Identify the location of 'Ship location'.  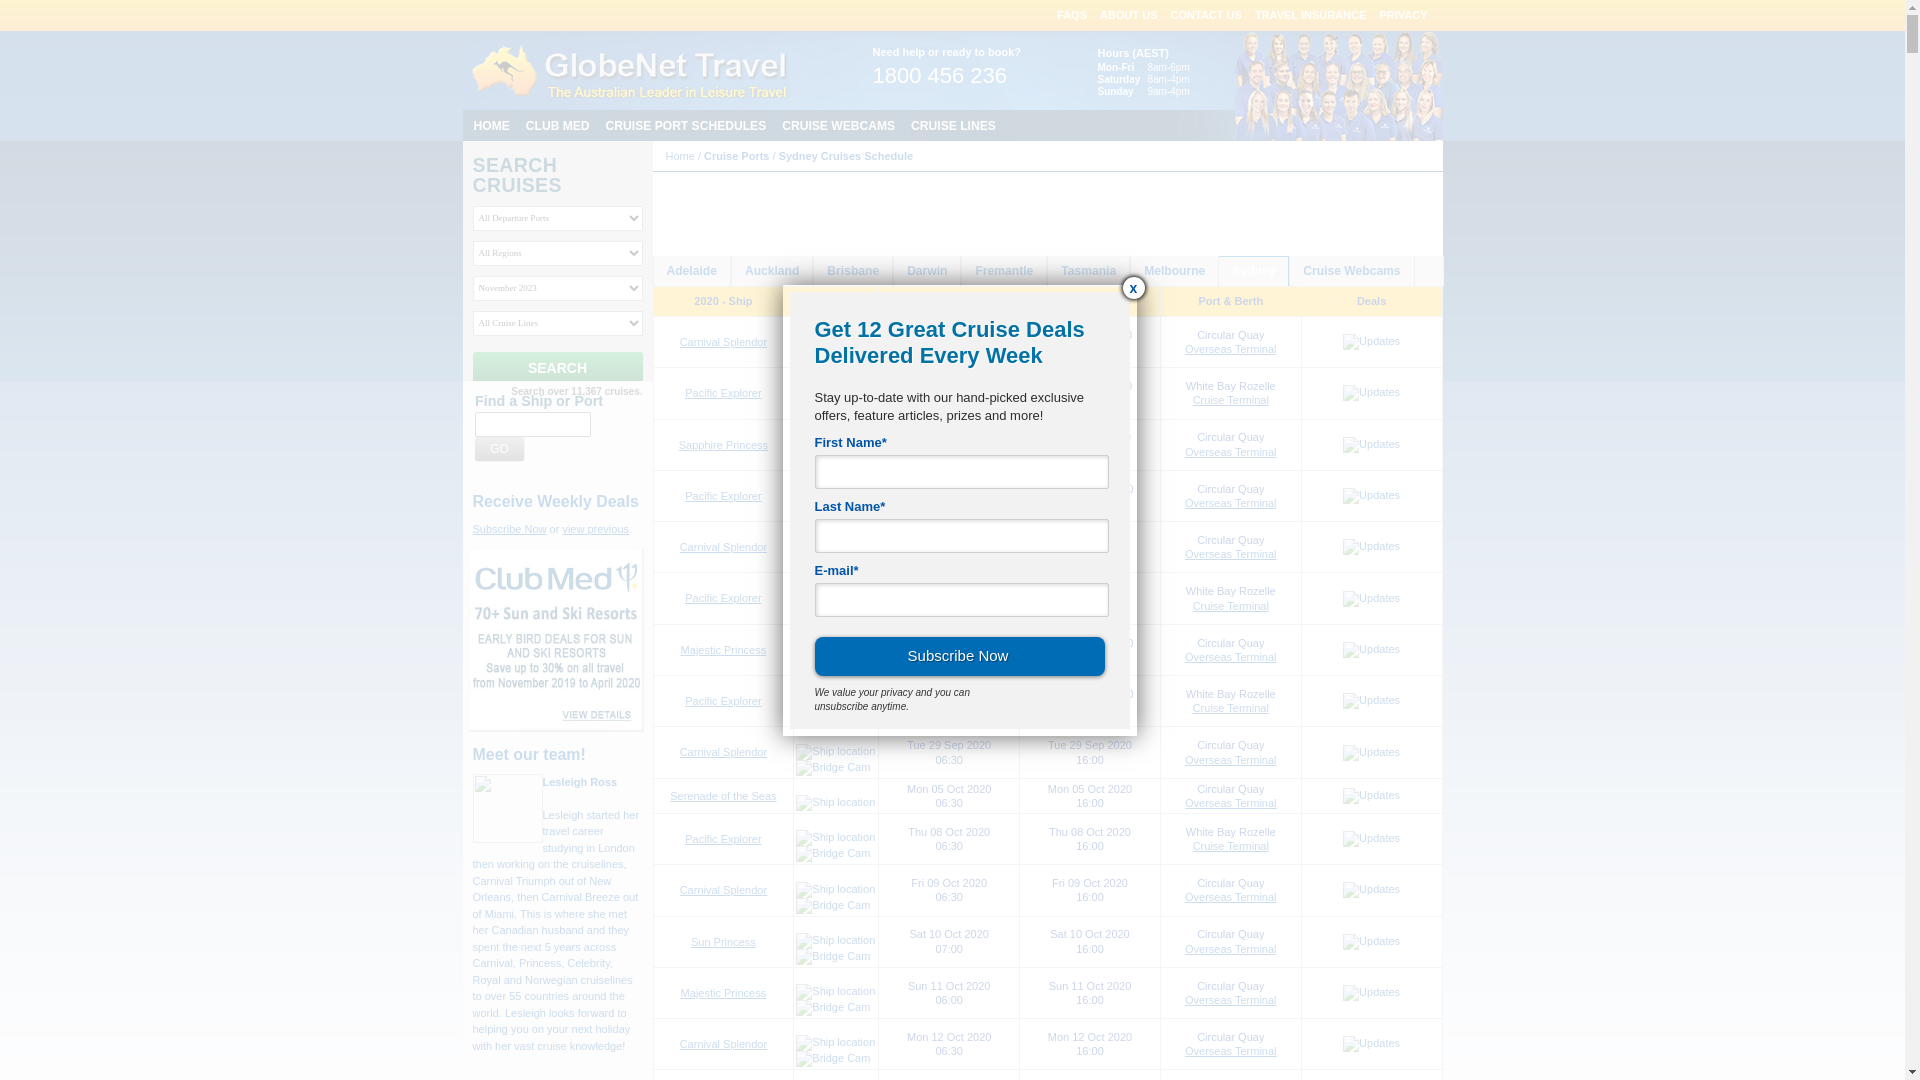
(835, 442).